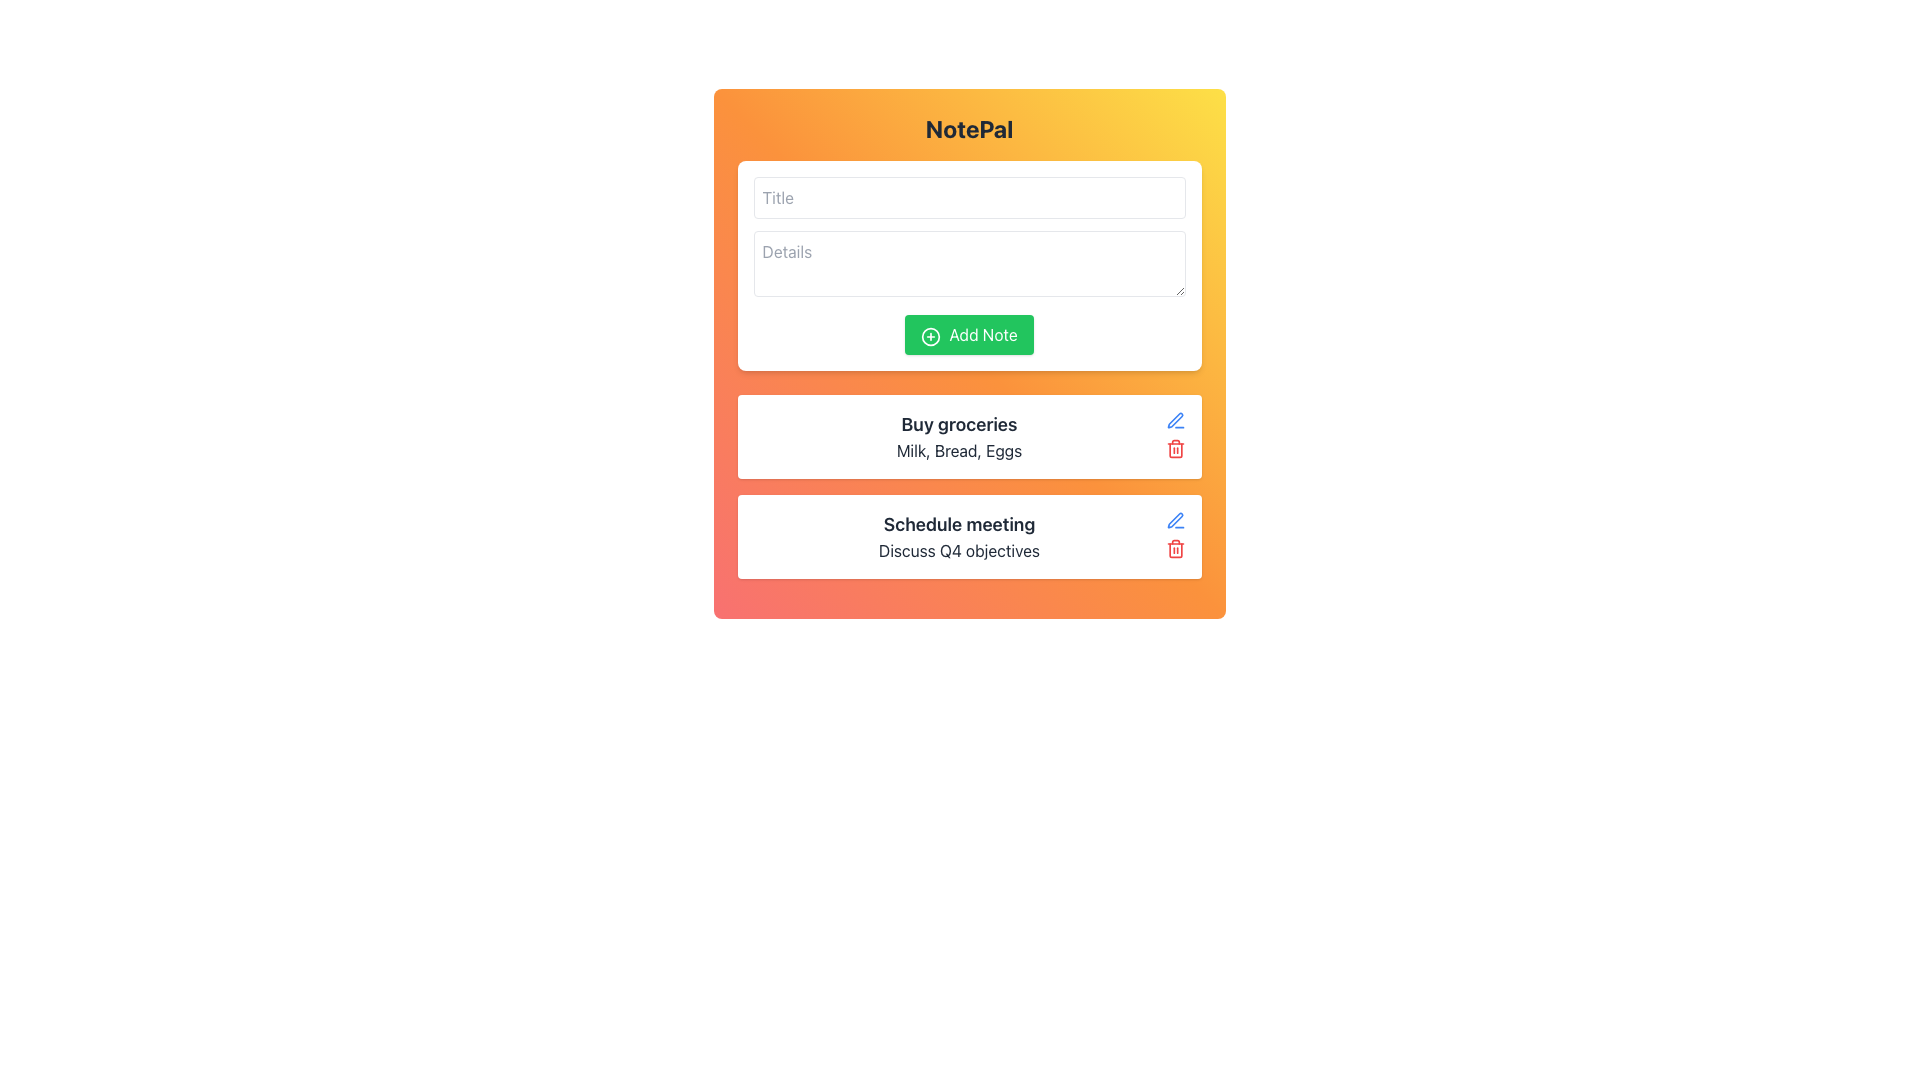 The image size is (1920, 1080). Describe the element at coordinates (1175, 419) in the screenshot. I see `the edit icon, which has a pen-like design and is located within the 'Schedule meeting' item` at that location.